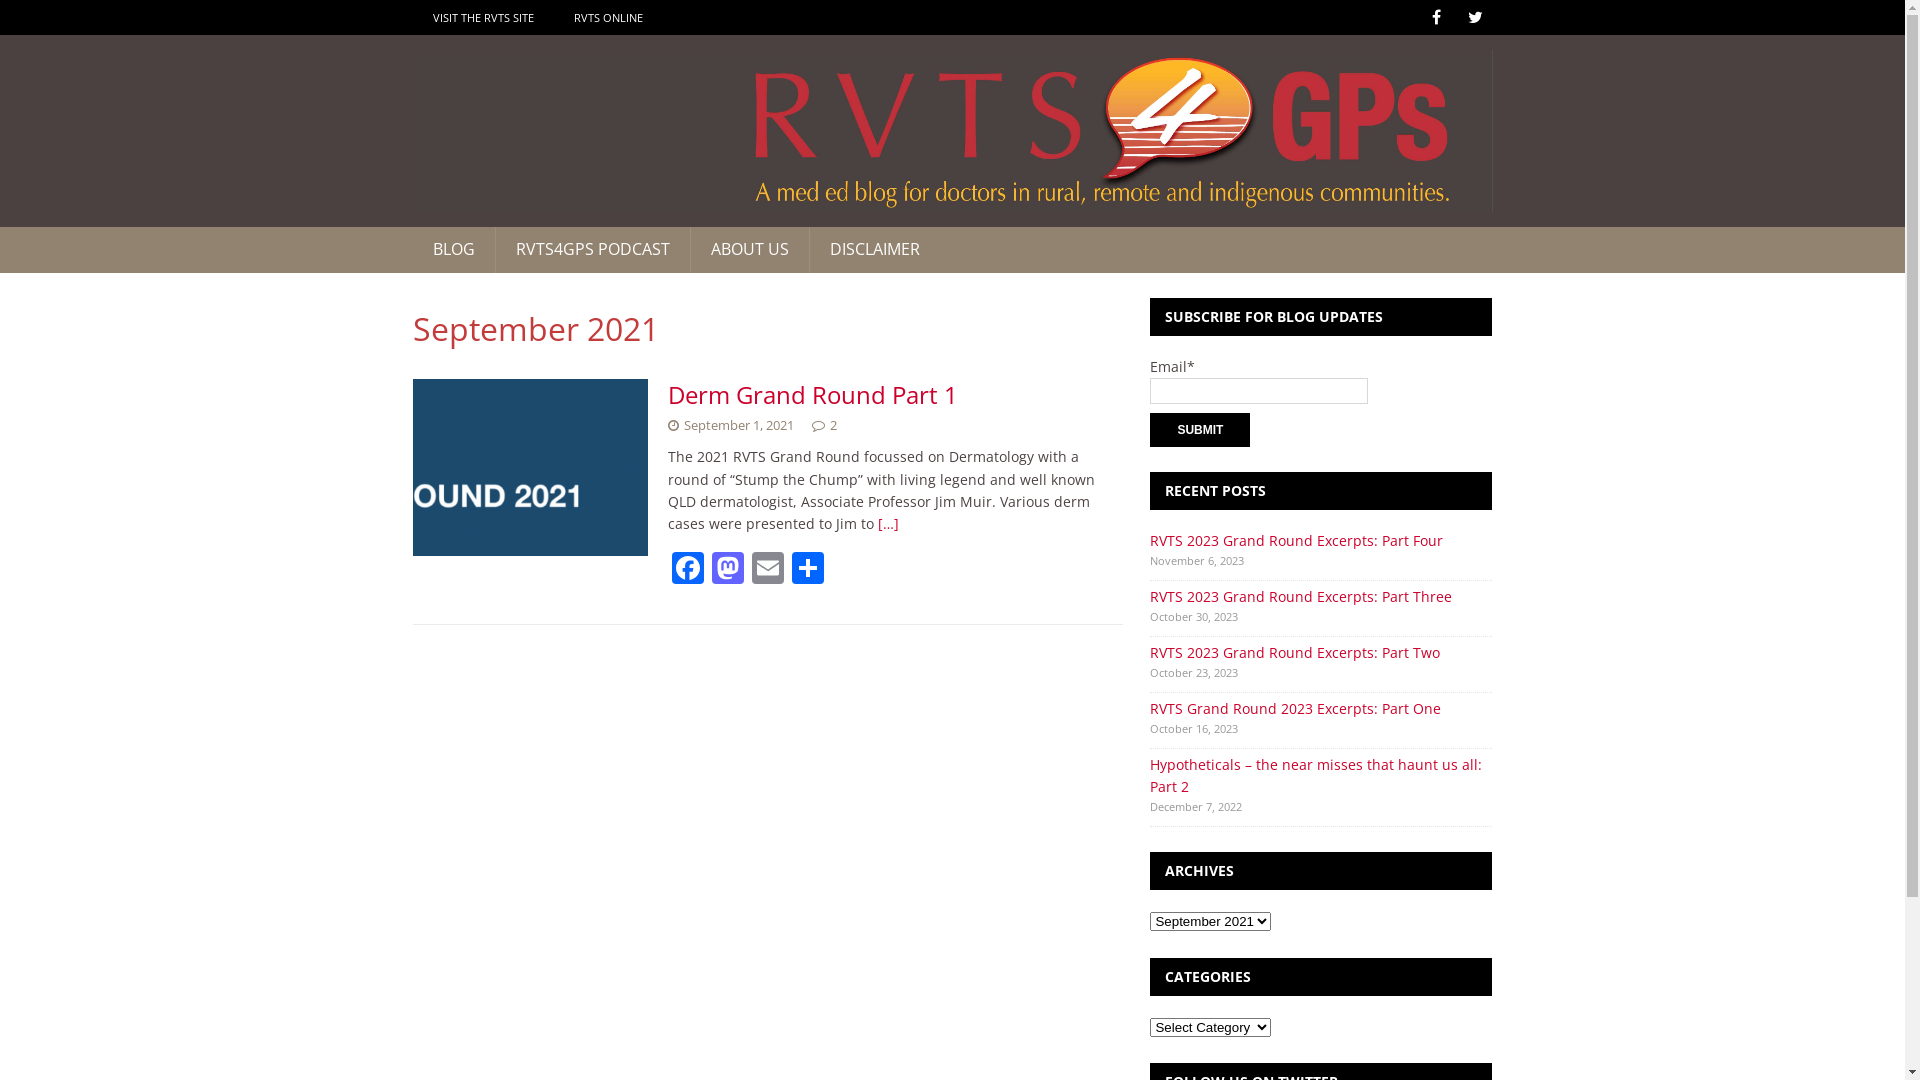  Describe the element at coordinates (1200, 428) in the screenshot. I see `'Submit'` at that location.